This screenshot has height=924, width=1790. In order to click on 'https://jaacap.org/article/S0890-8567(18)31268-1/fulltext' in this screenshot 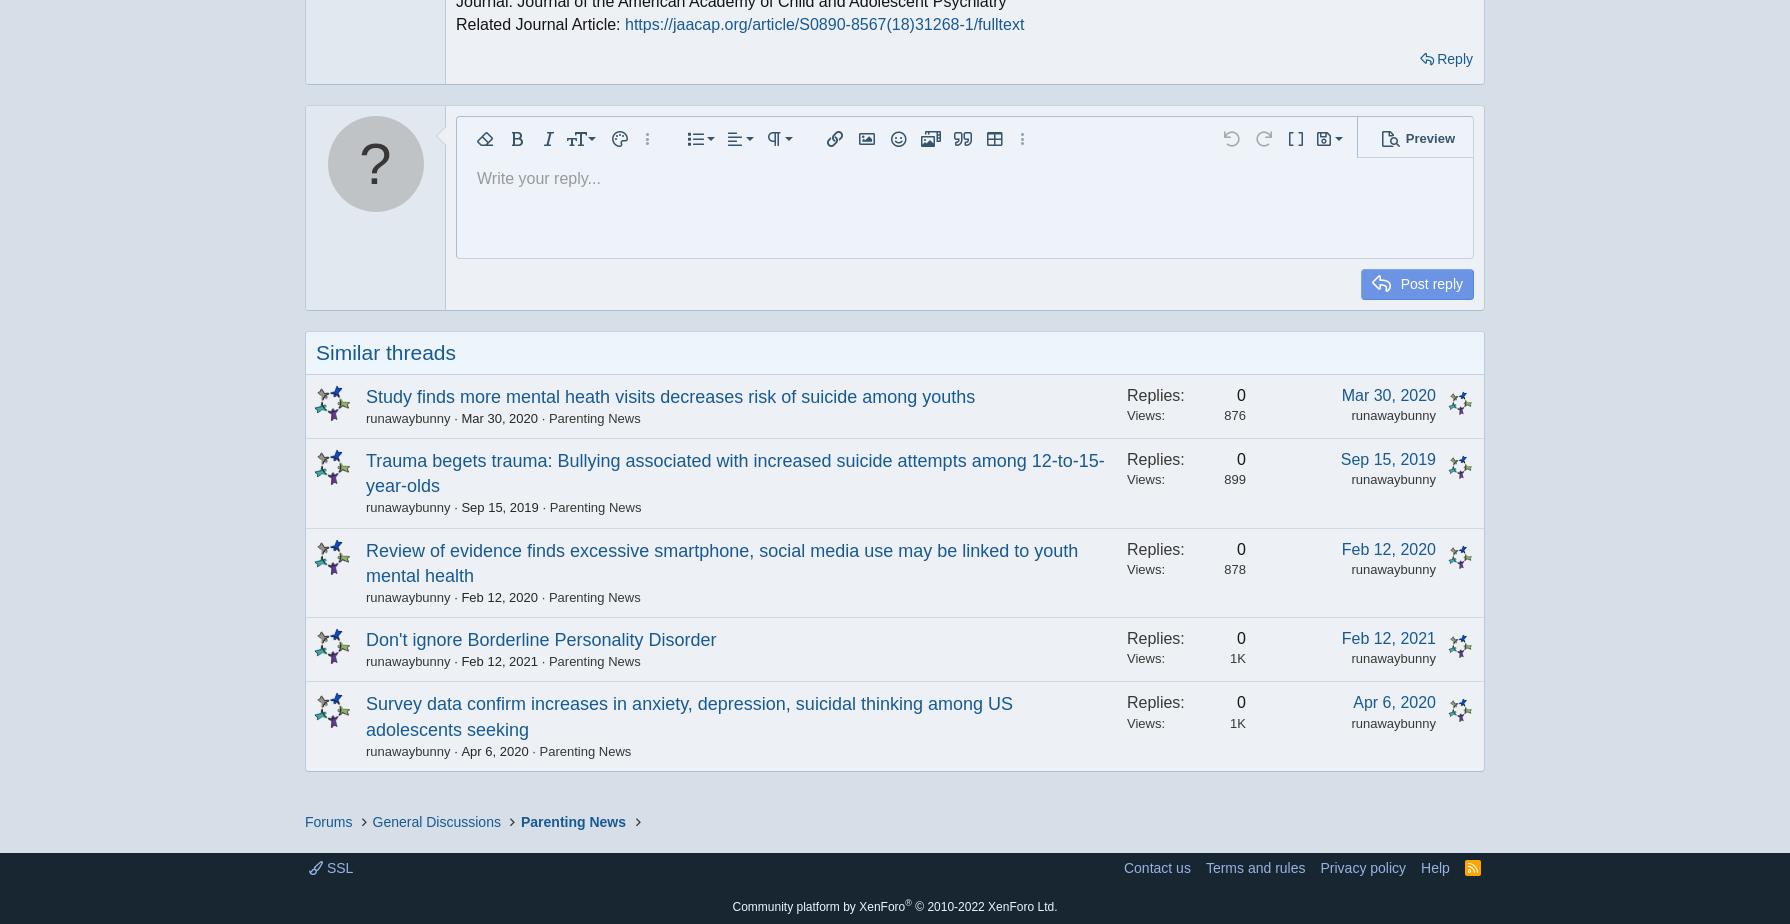, I will do `click(822, 23)`.